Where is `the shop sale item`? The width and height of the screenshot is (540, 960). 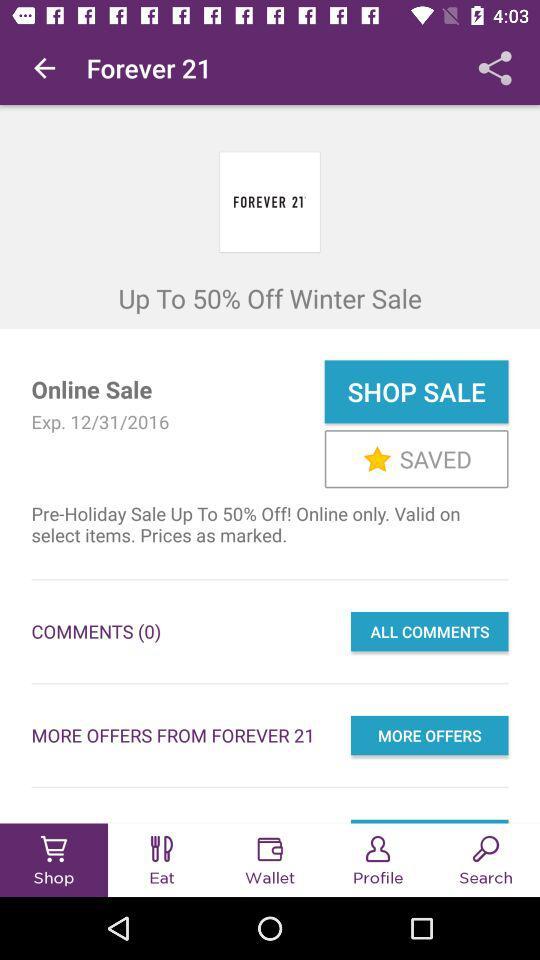
the shop sale item is located at coordinates (415, 390).